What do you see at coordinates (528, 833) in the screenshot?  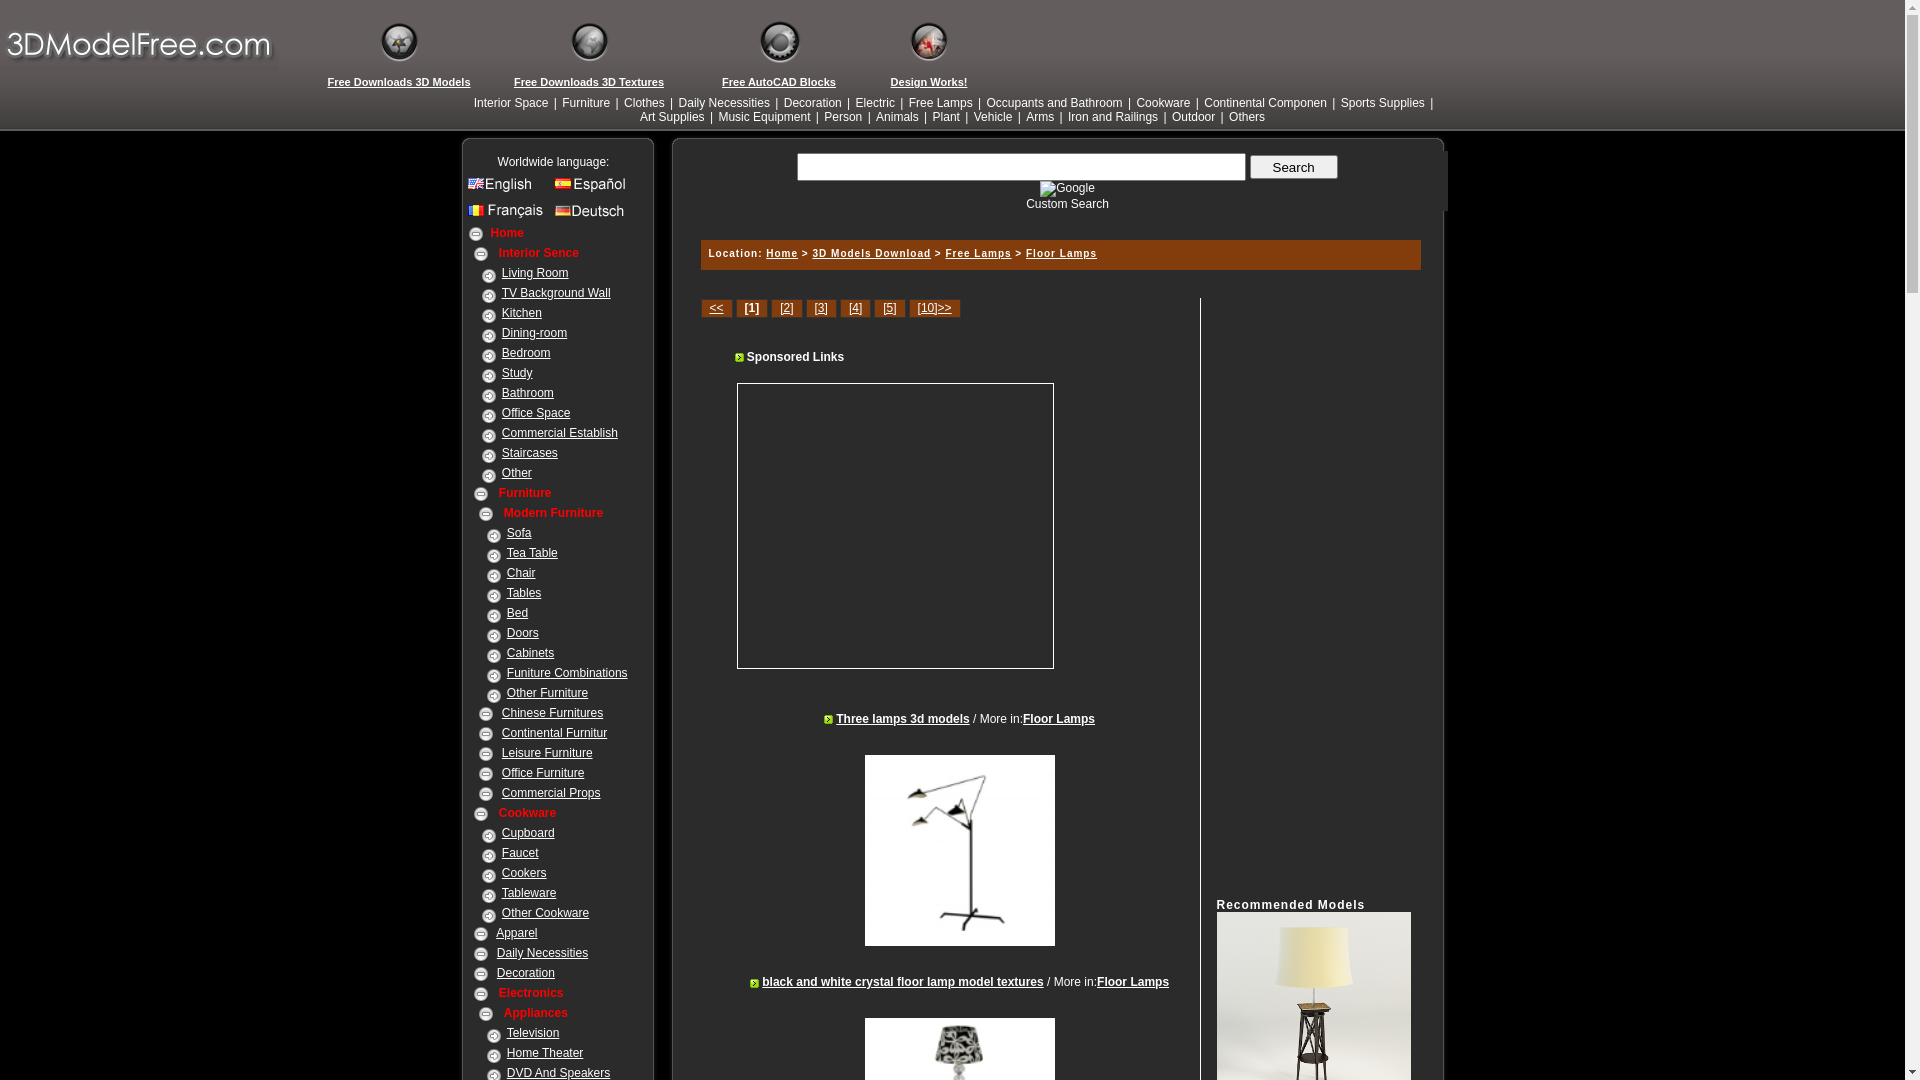 I see `'Cupboard'` at bounding box center [528, 833].